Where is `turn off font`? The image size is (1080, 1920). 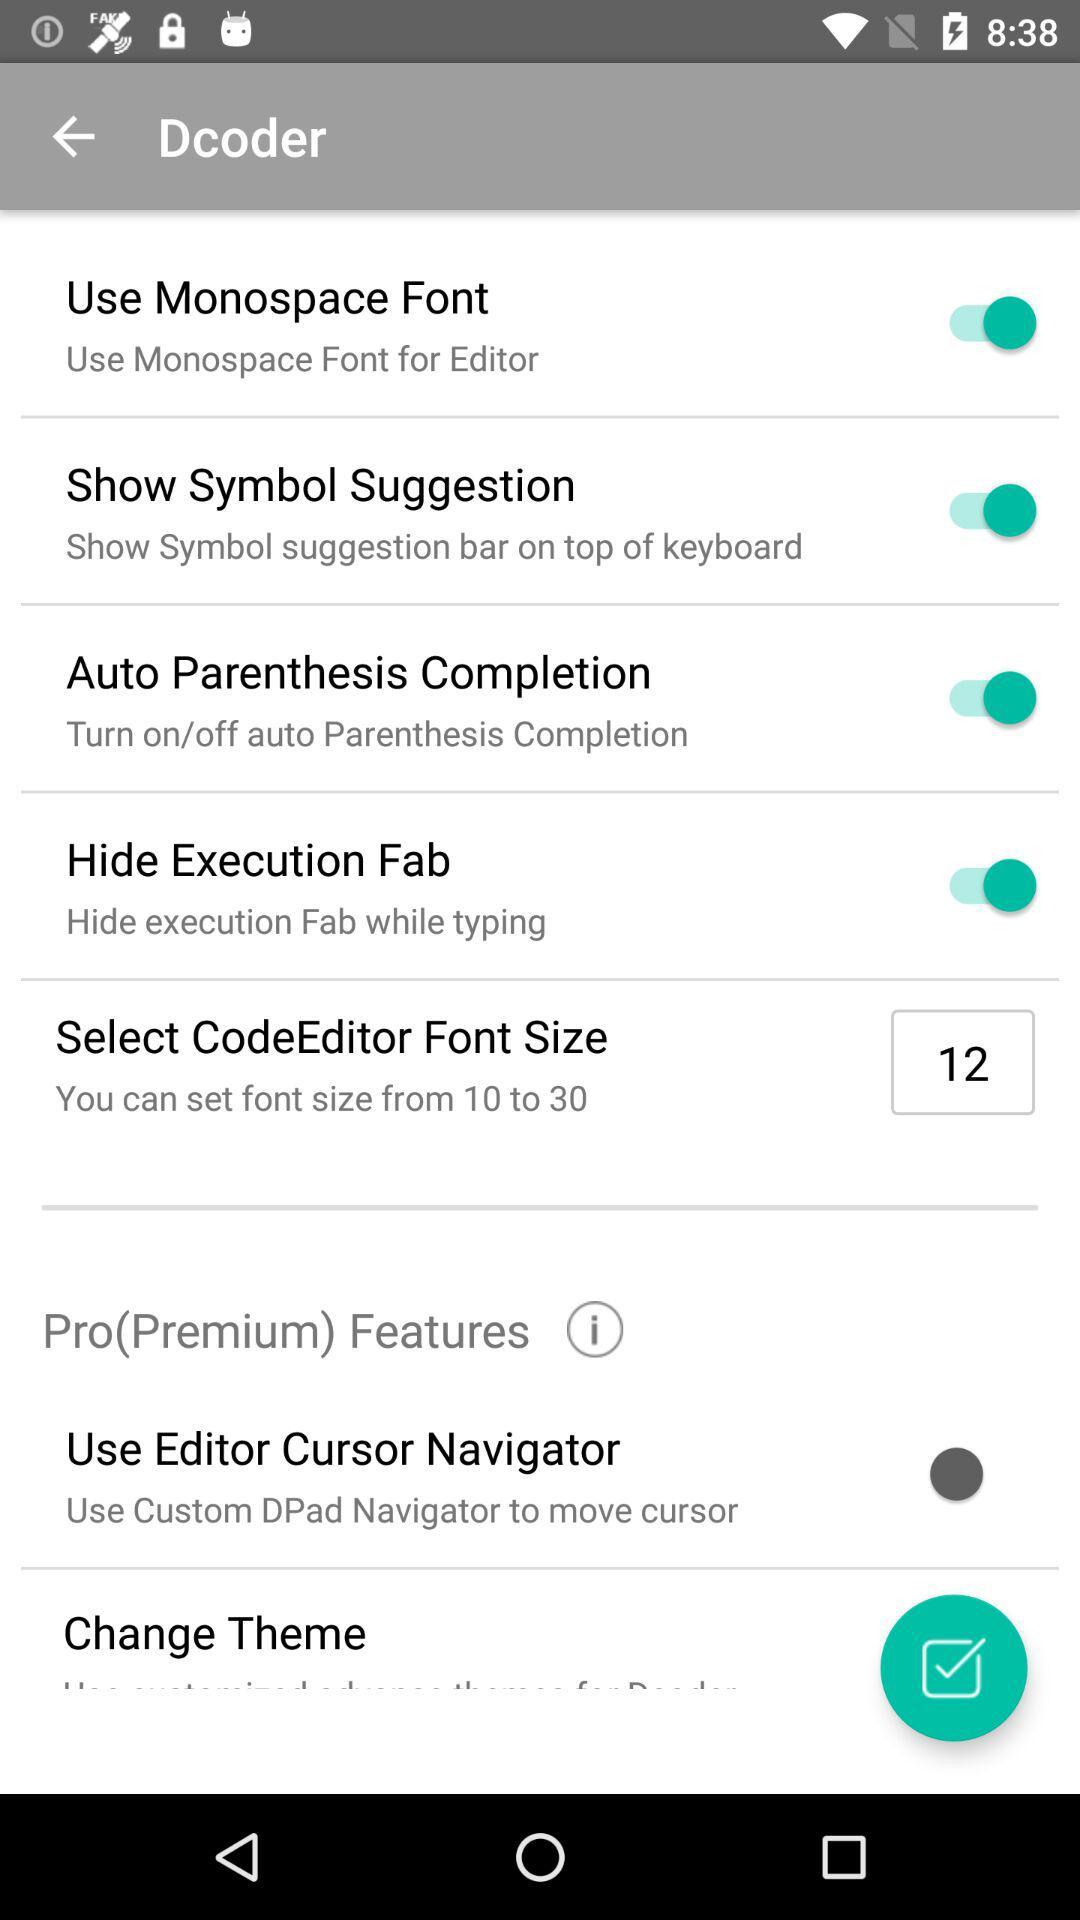
turn off font is located at coordinates (968, 322).